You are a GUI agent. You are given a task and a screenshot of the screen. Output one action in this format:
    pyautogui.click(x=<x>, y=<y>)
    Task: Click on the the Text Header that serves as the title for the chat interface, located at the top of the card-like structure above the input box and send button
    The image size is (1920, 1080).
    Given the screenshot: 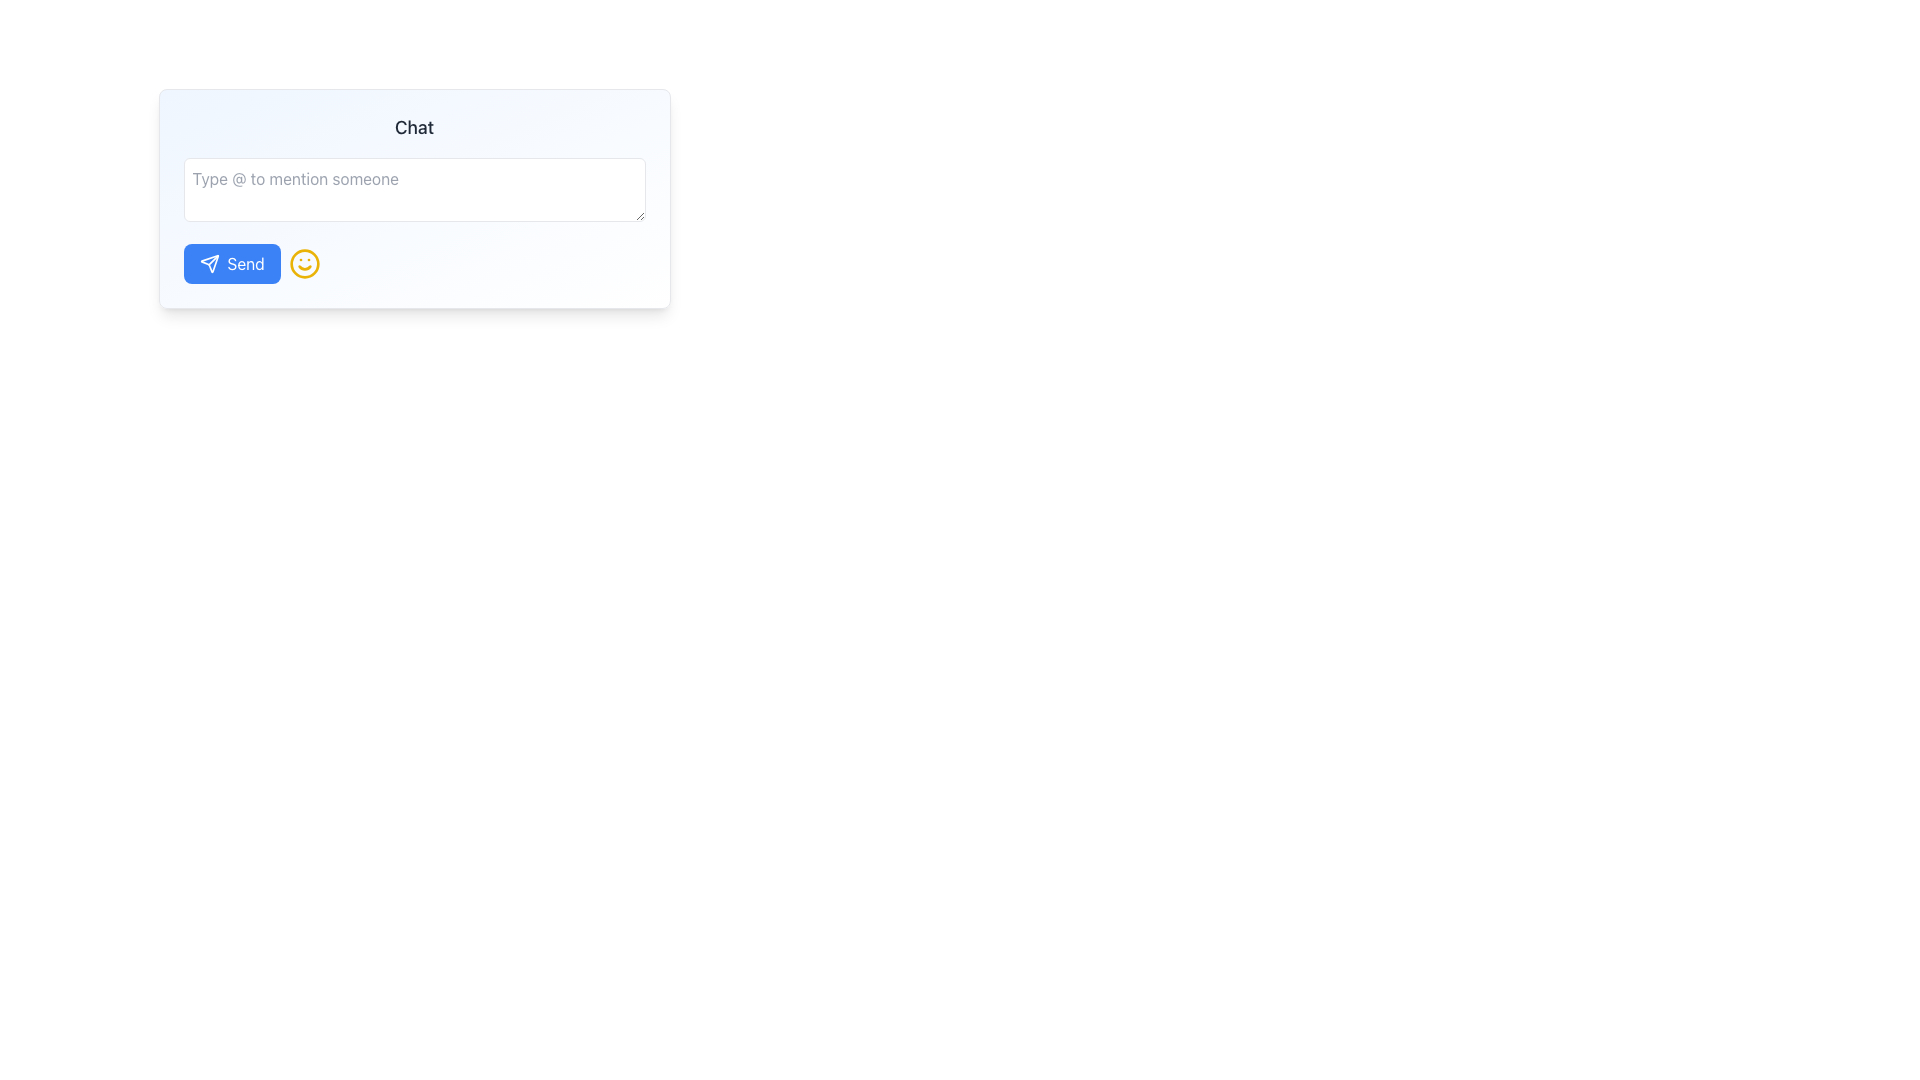 What is the action you would take?
    pyautogui.click(x=413, y=127)
    